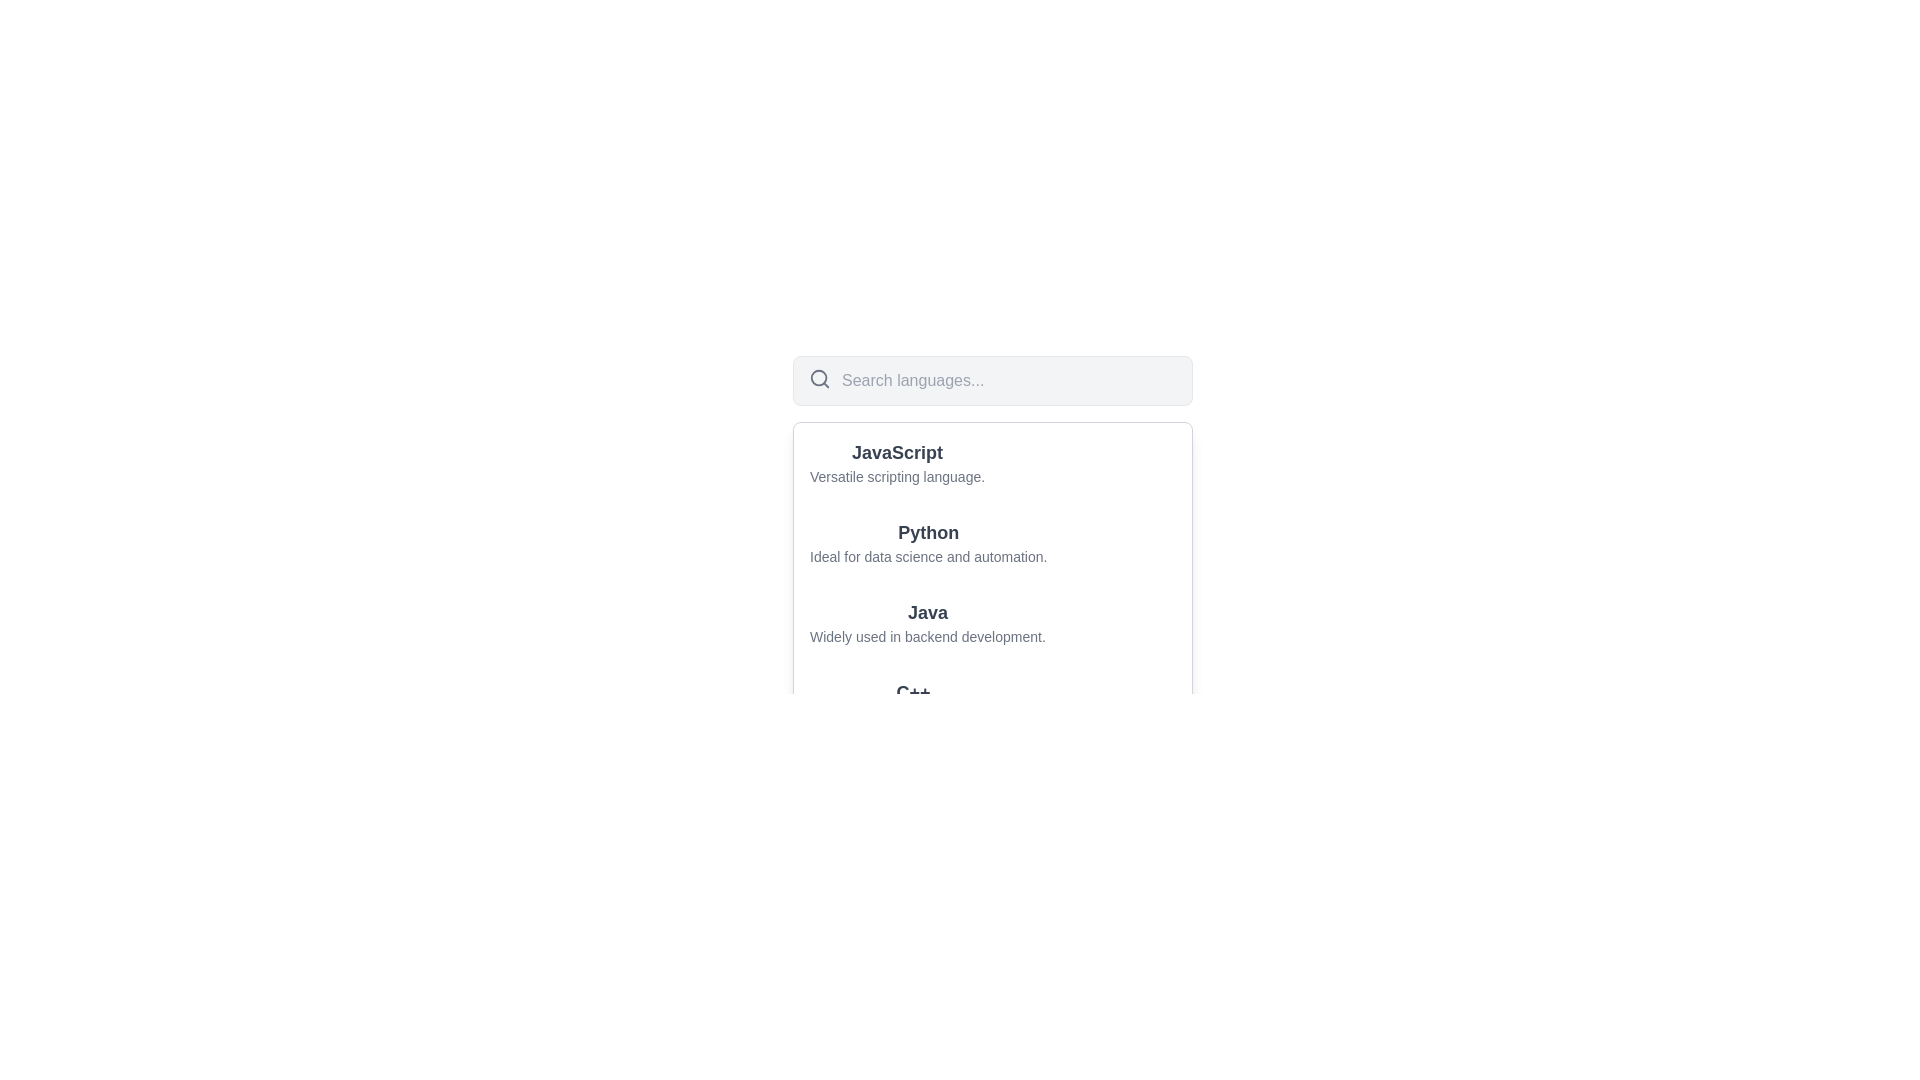 This screenshot has width=1920, height=1080. Describe the element at coordinates (820, 378) in the screenshot. I see `the gray magnifying glass icon that represents search functionality, located above the 'Search languages...' input field` at that location.